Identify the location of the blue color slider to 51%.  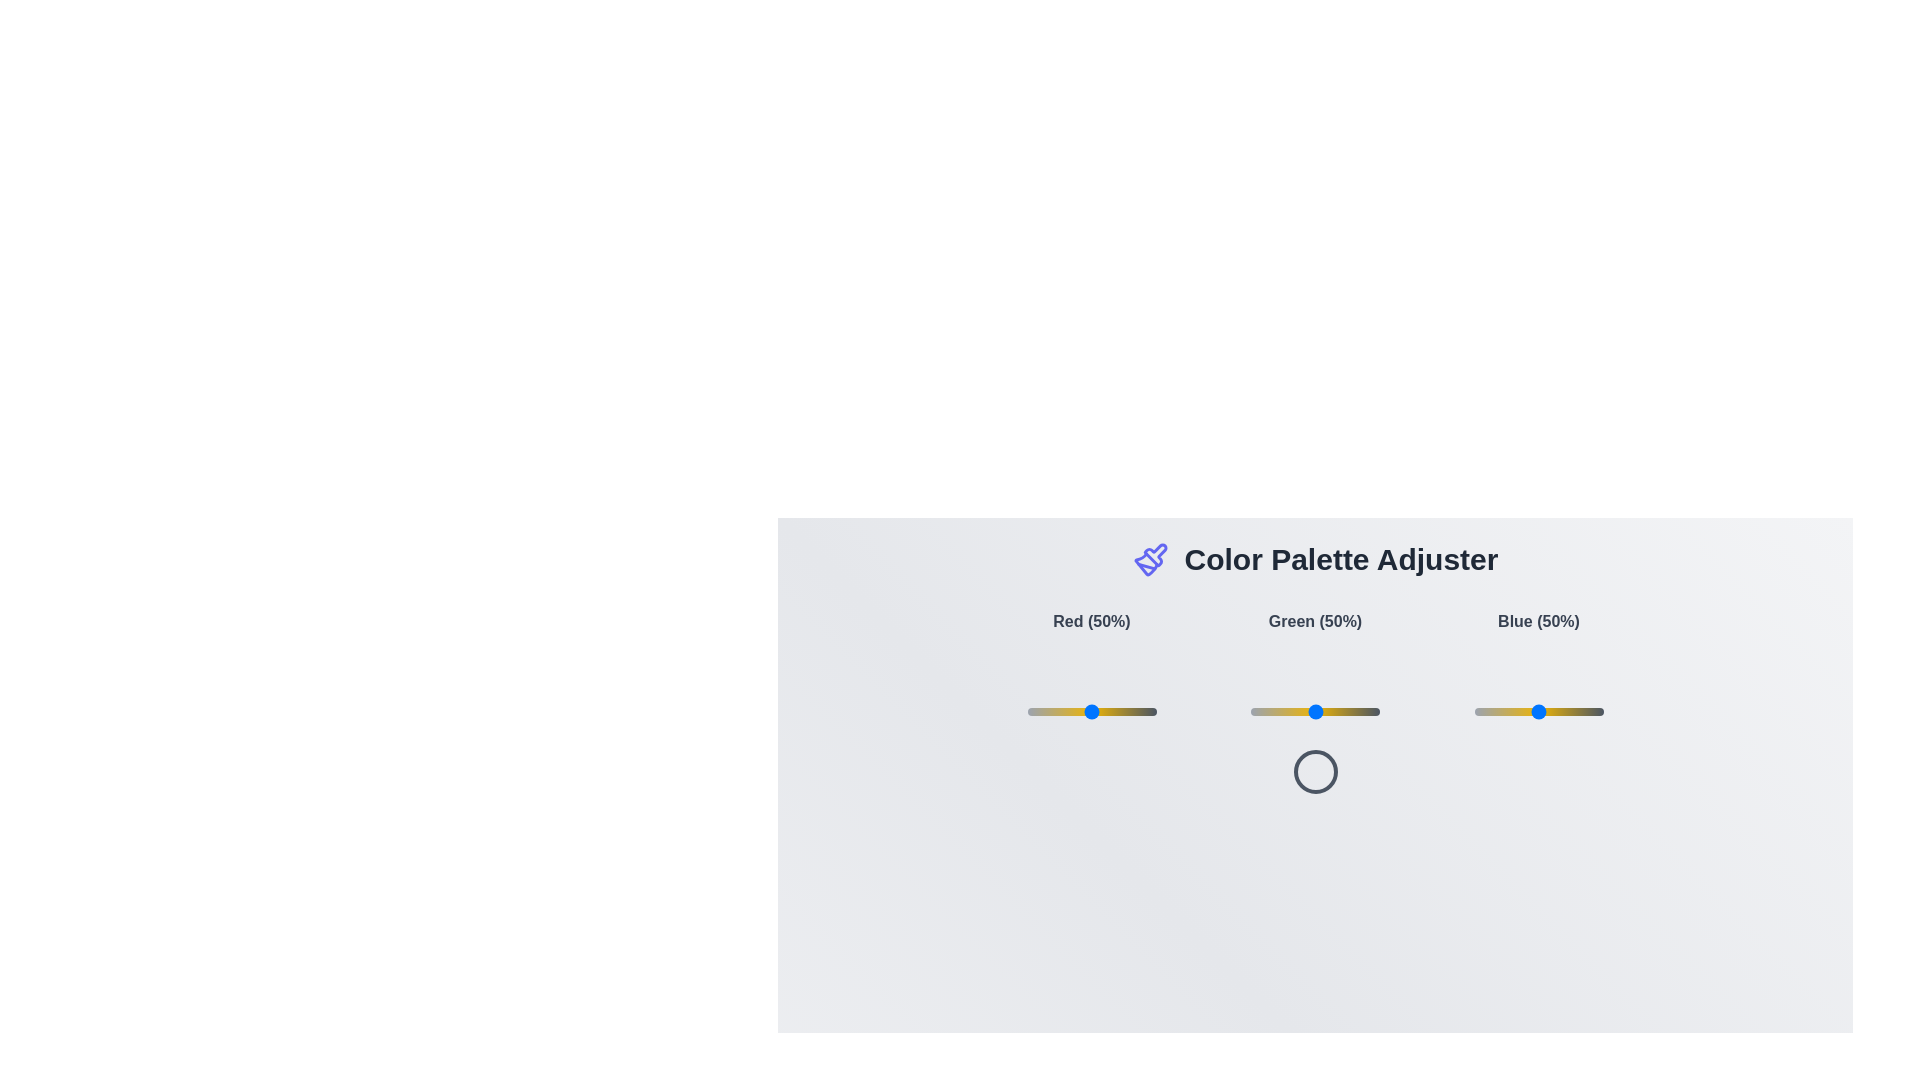
(1539, 711).